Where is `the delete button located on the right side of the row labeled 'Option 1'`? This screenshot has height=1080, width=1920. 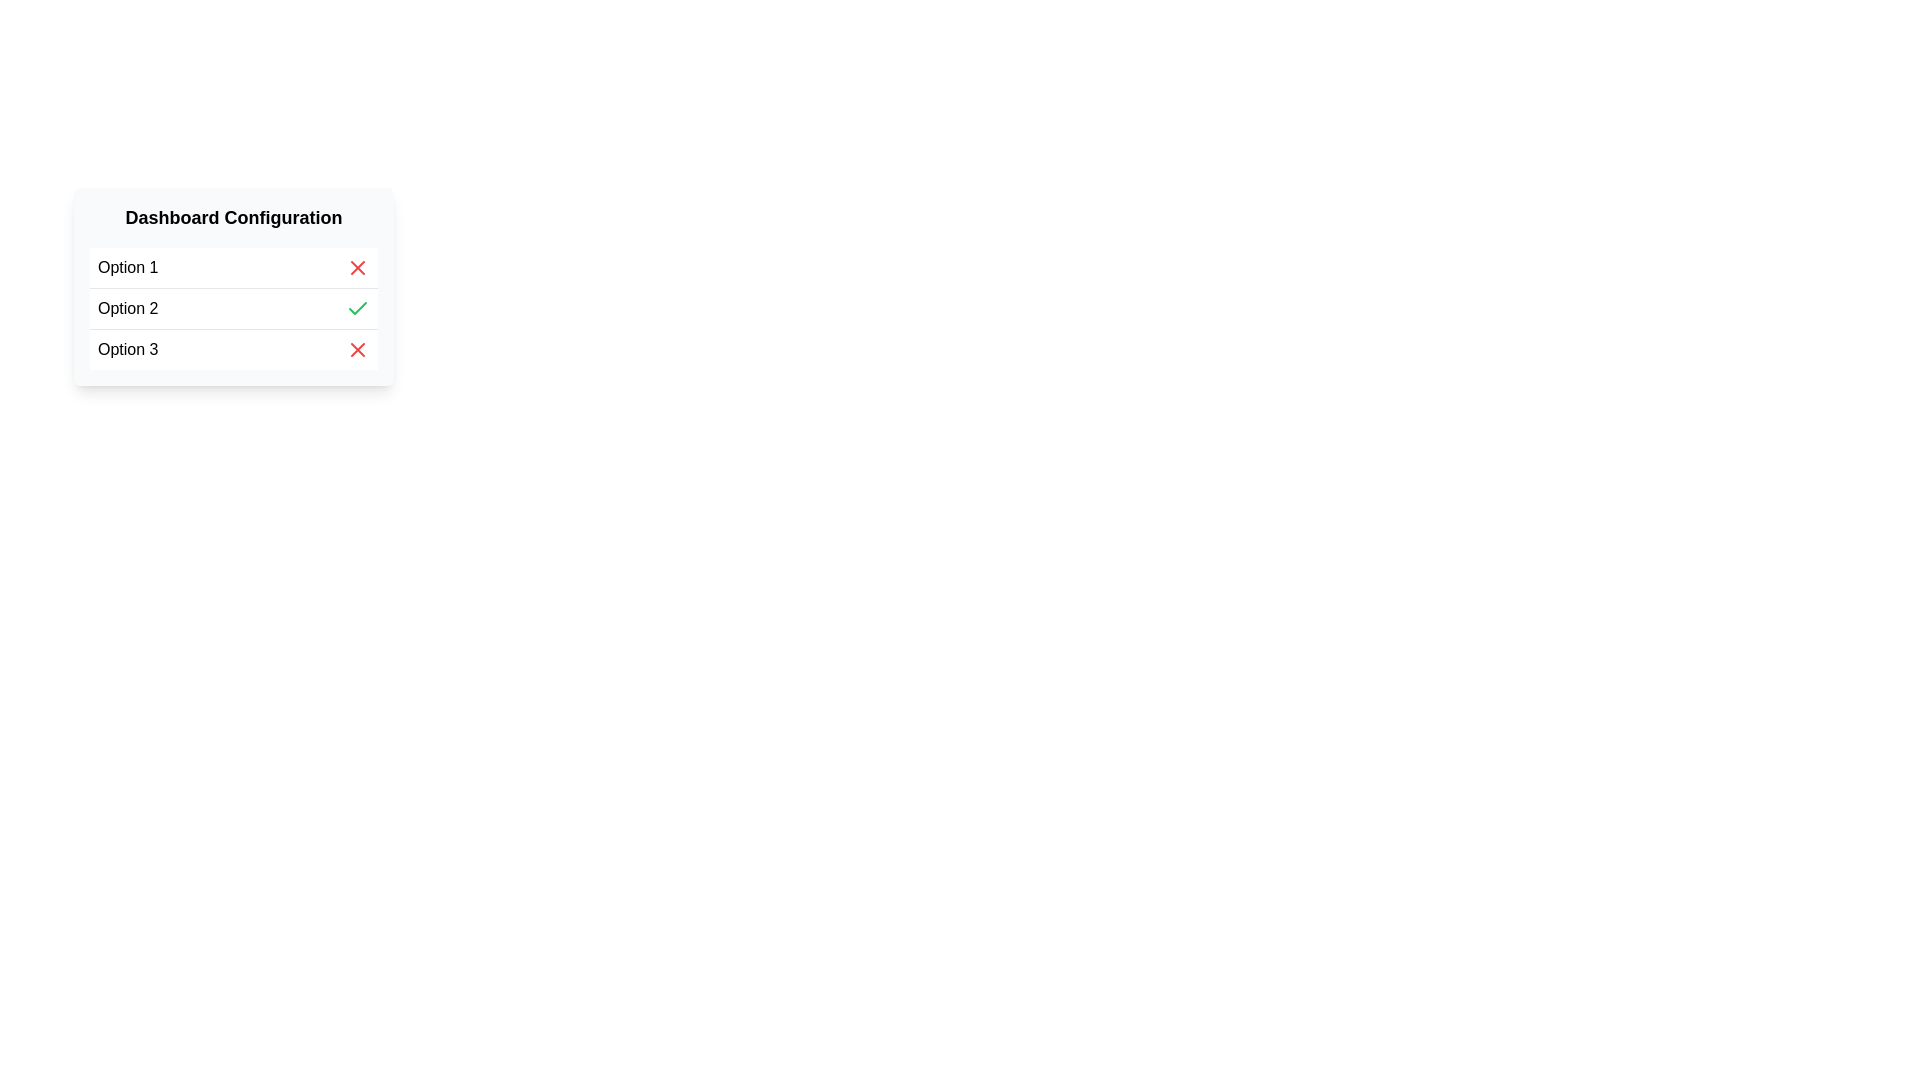 the delete button located on the right side of the row labeled 'Option 1' is located at coordinates (358, 266).